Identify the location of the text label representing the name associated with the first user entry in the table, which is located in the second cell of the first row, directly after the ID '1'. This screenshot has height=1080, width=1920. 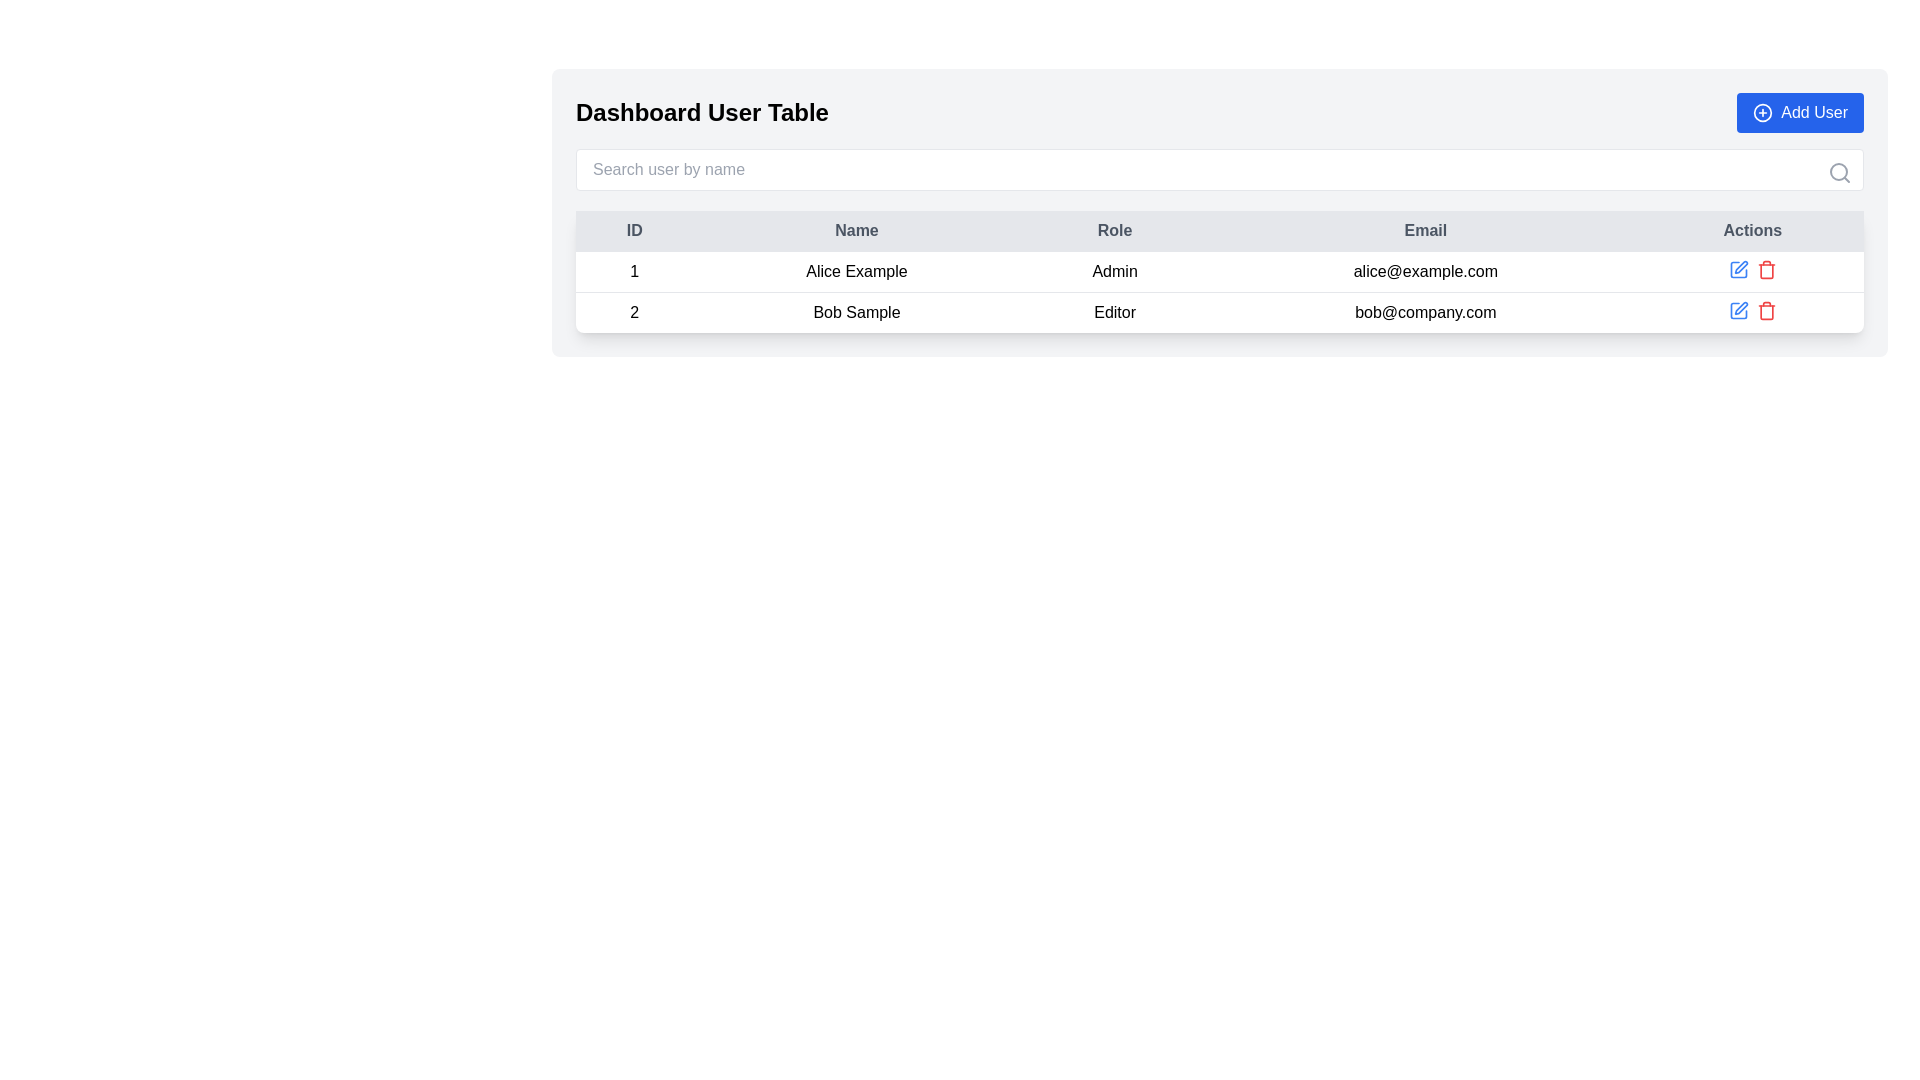
(856, 272).